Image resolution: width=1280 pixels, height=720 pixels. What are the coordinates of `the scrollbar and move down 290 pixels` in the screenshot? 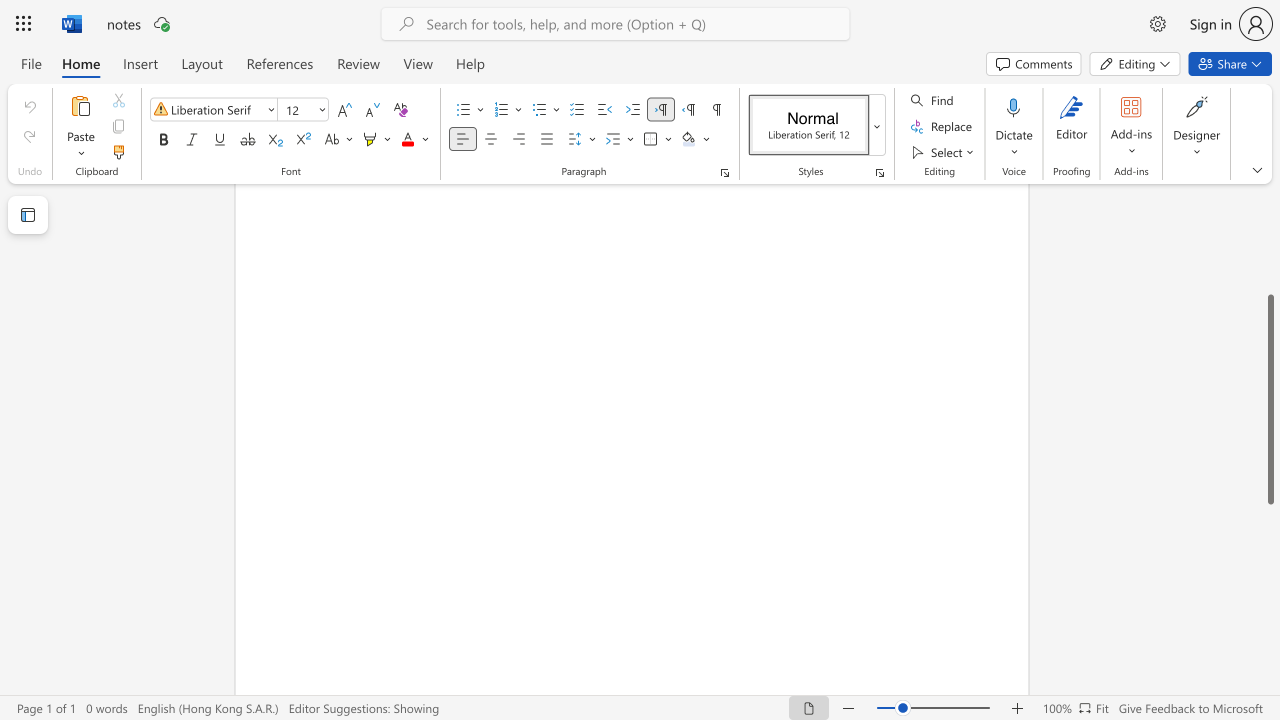 It's located at (1269, 399).